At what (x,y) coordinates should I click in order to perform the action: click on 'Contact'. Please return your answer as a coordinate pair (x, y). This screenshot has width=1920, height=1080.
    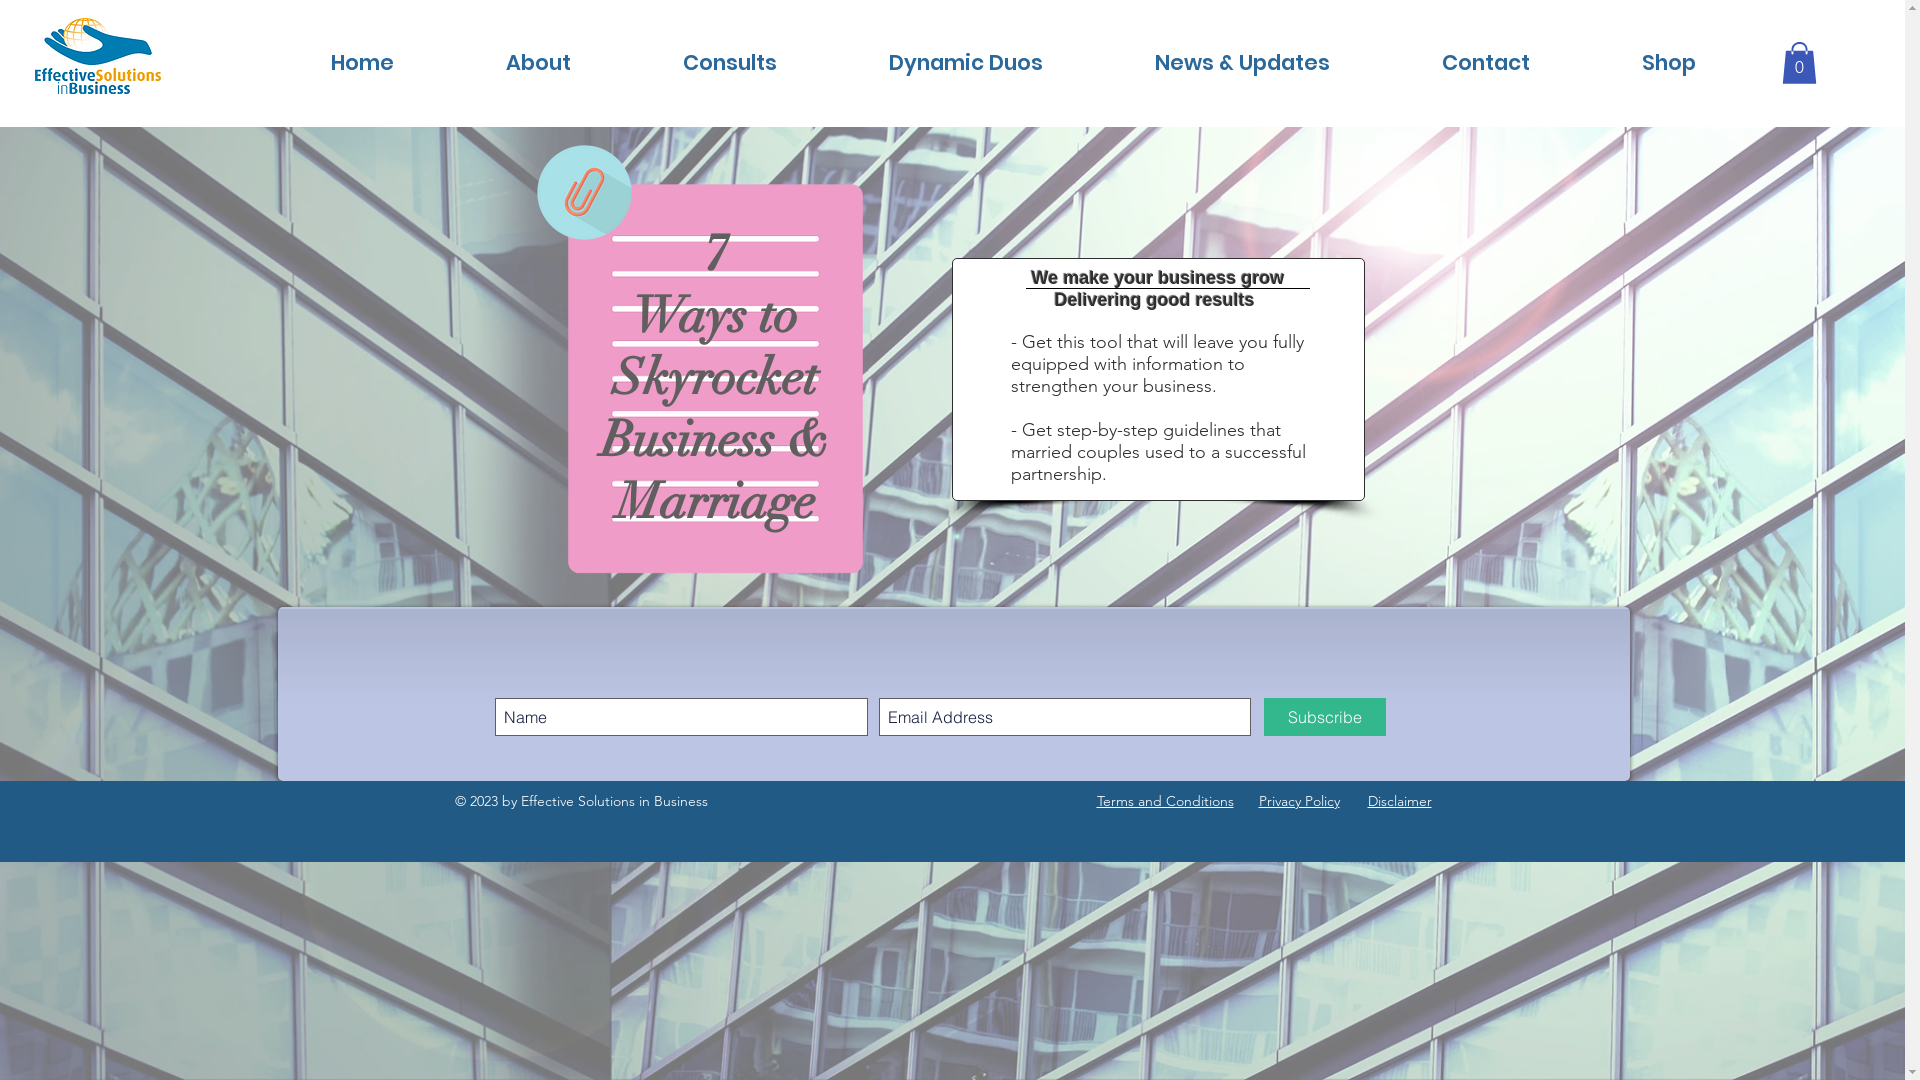
    Looking at the image, I should click on (1486, 61).